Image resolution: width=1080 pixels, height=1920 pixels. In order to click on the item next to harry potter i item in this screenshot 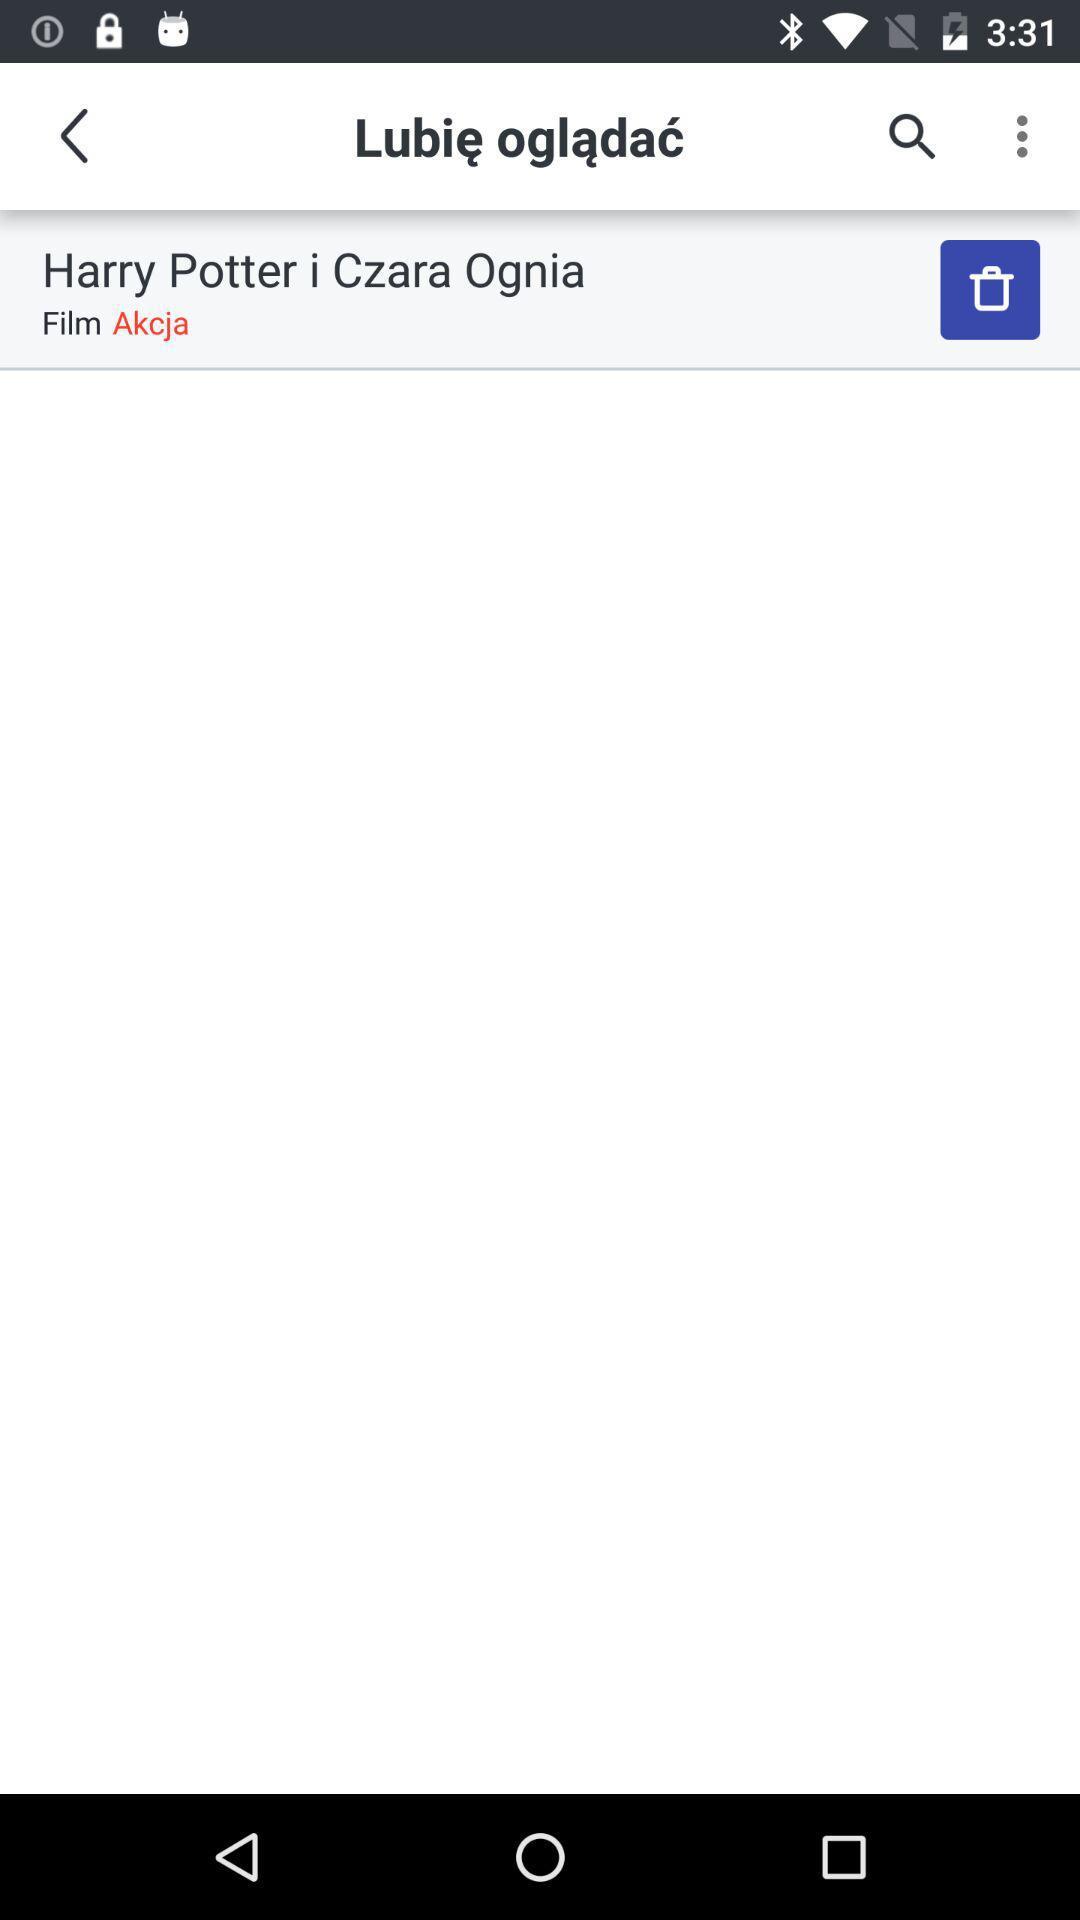, I will do `click(990, 288)`.